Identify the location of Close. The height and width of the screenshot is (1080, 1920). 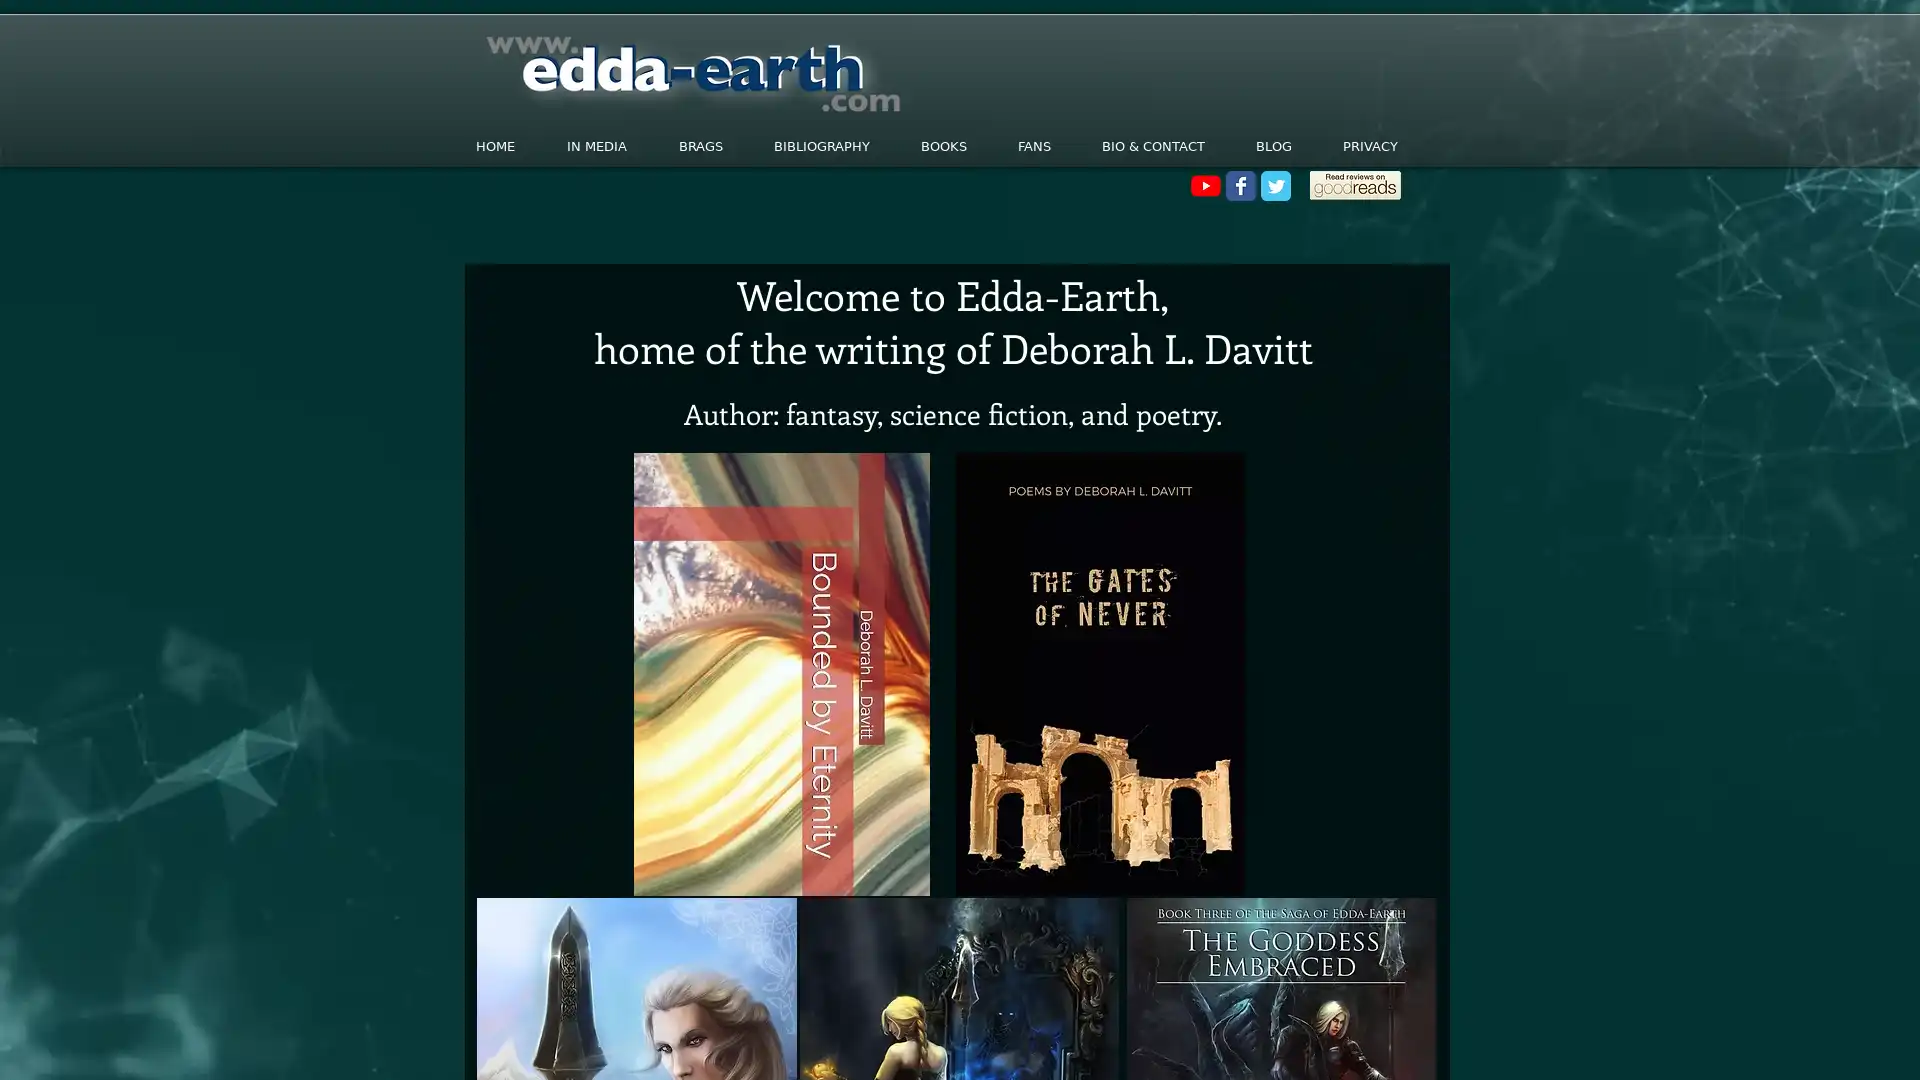
(1895, 1044).